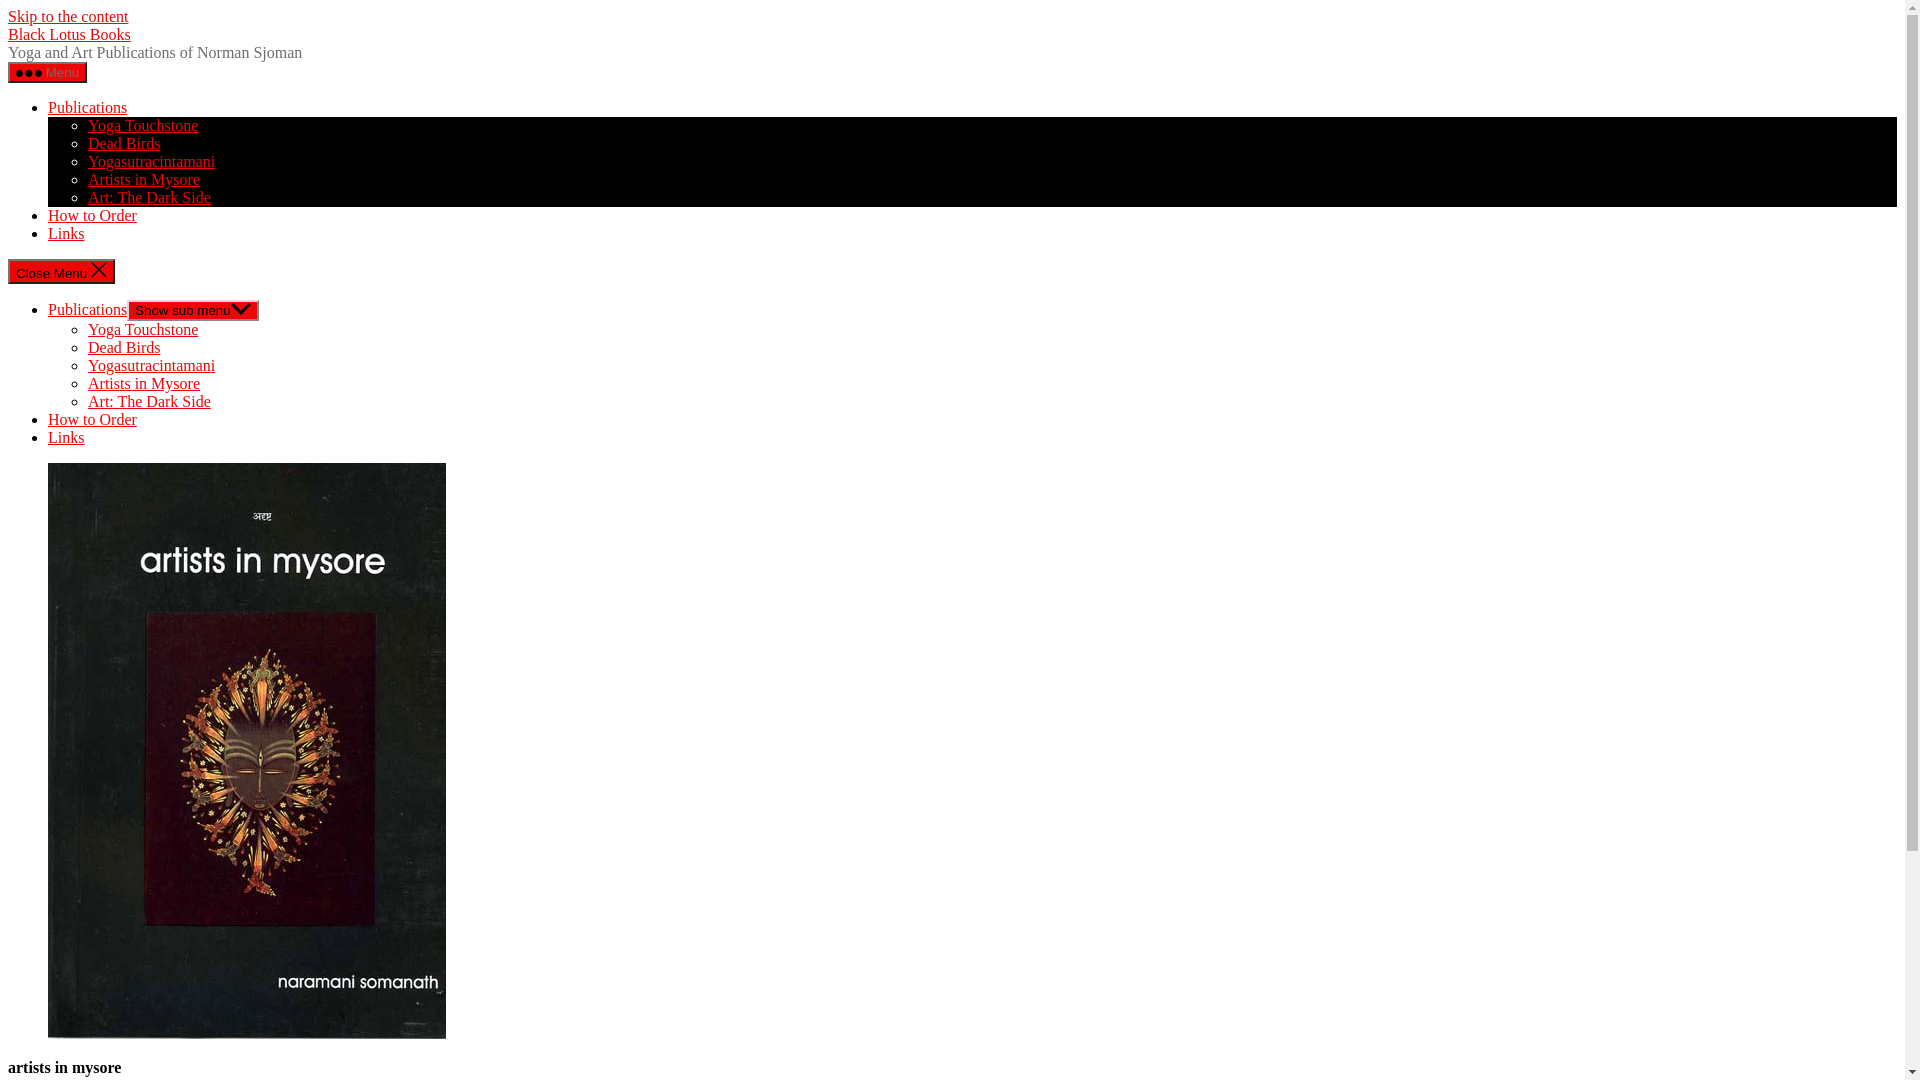 Image resolution: width=1920 pixels, height=1080 pixels. Describe the element at coordinates (86, 125) in the screenshot. I see `'Yoga Touchstone'` at that location.